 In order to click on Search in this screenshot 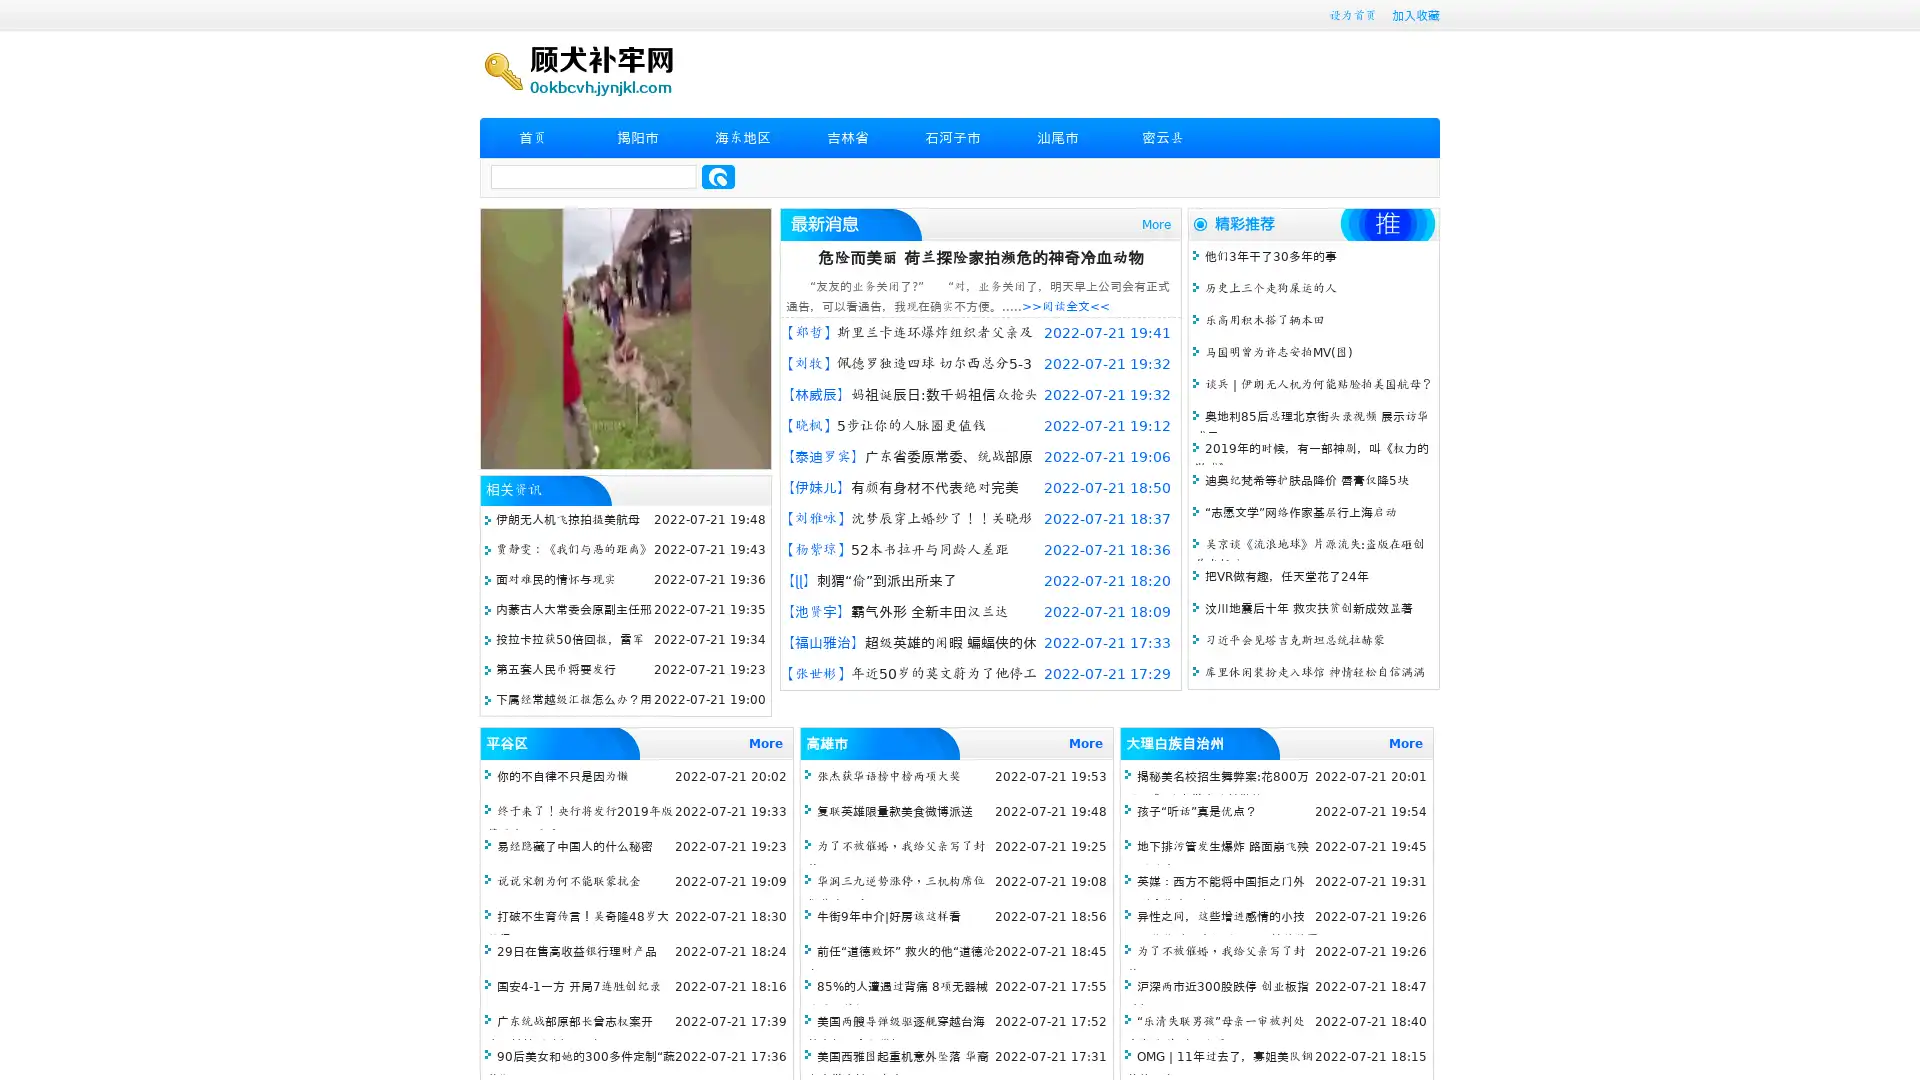, I will do `click(718, 176)`.